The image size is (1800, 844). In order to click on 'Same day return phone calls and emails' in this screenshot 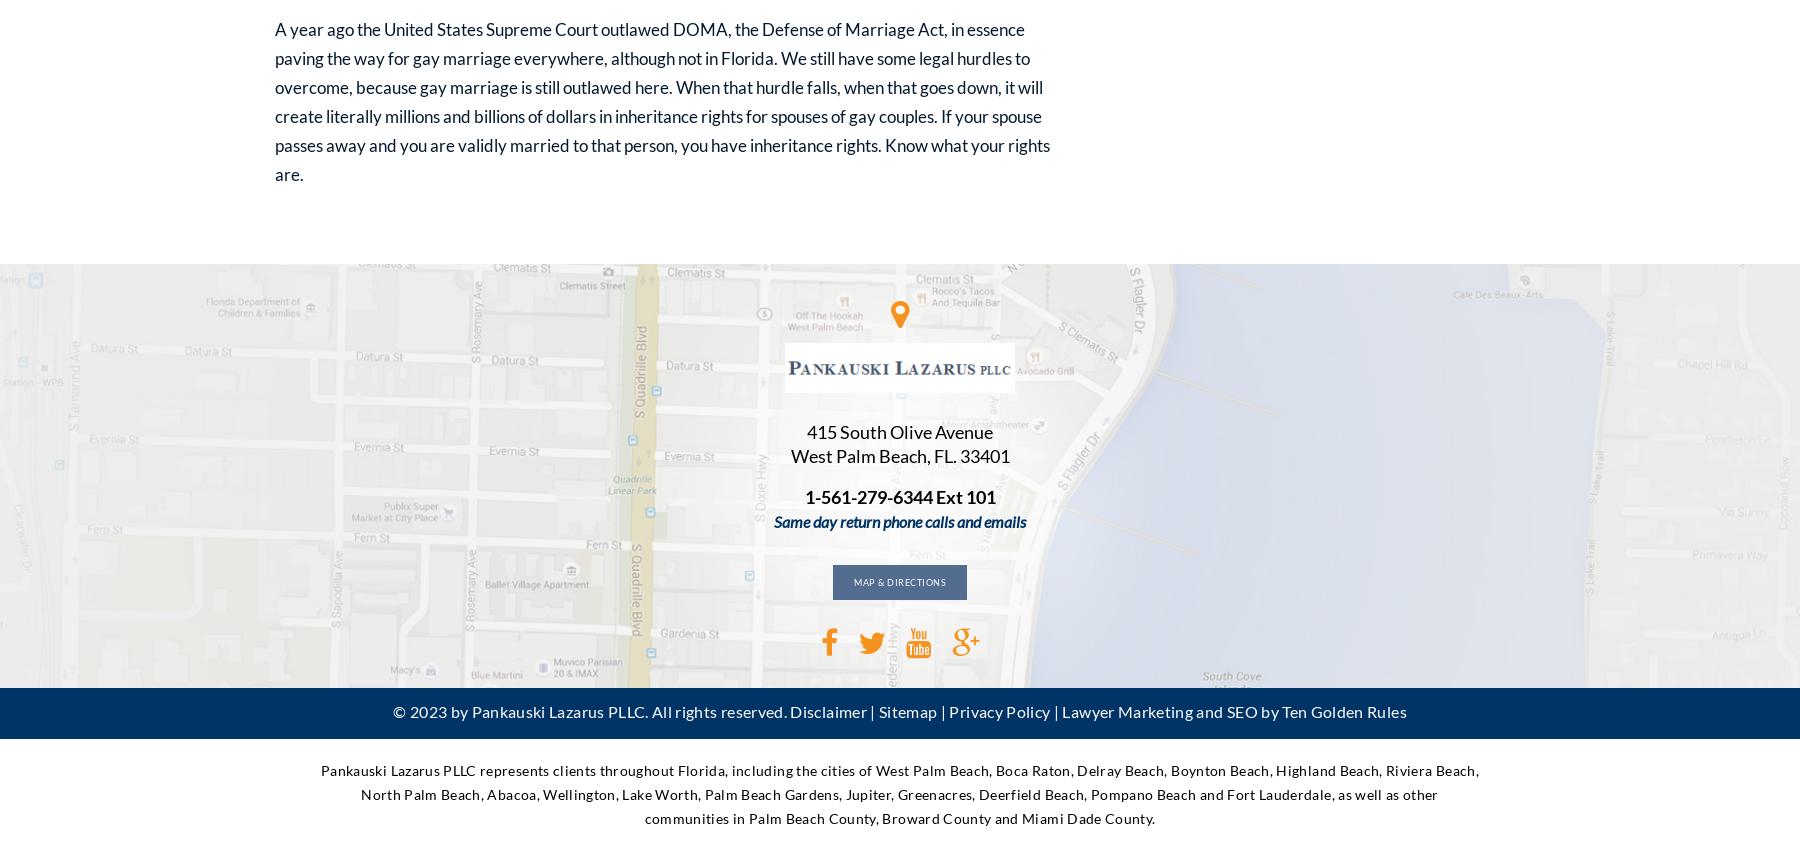, I will do `click(900, 520)`.